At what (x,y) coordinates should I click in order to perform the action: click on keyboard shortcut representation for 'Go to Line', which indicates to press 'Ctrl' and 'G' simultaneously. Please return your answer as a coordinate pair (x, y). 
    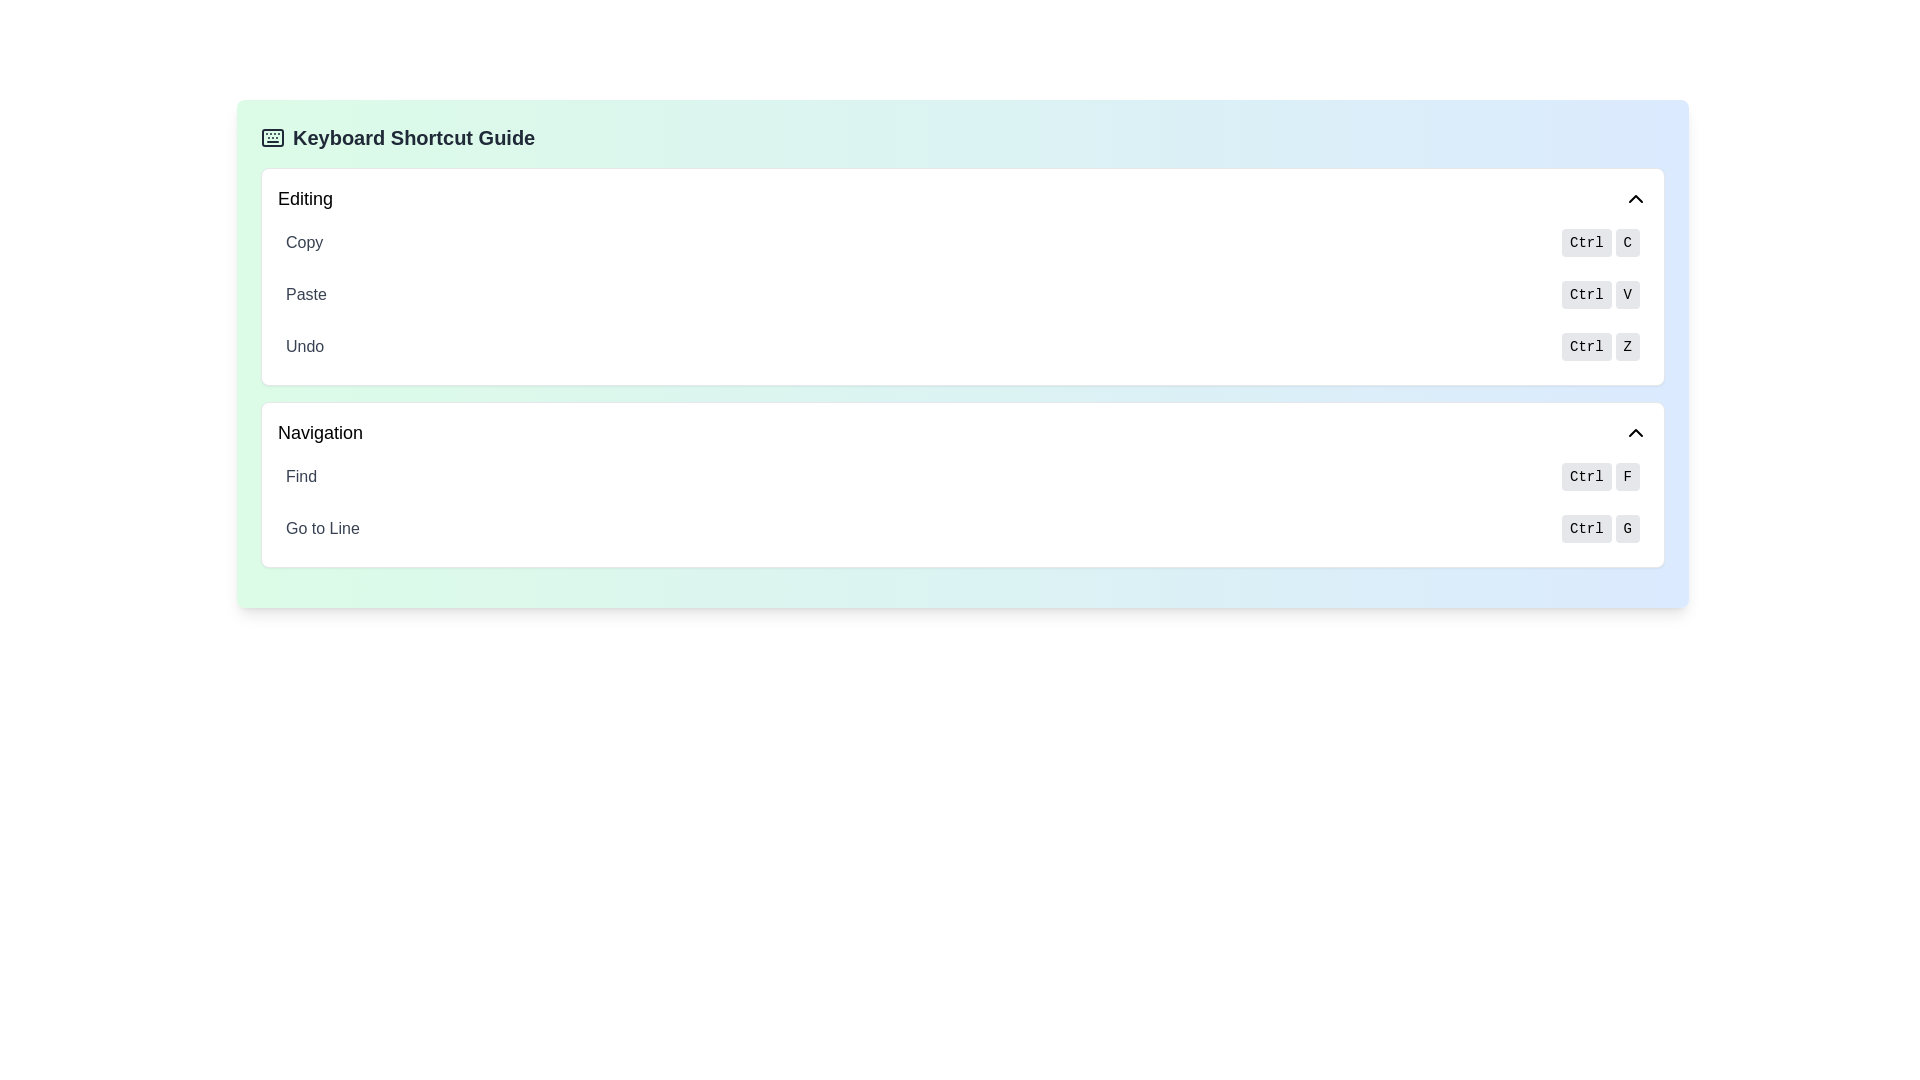
    Looking at the image, I should click on (1600, 527).